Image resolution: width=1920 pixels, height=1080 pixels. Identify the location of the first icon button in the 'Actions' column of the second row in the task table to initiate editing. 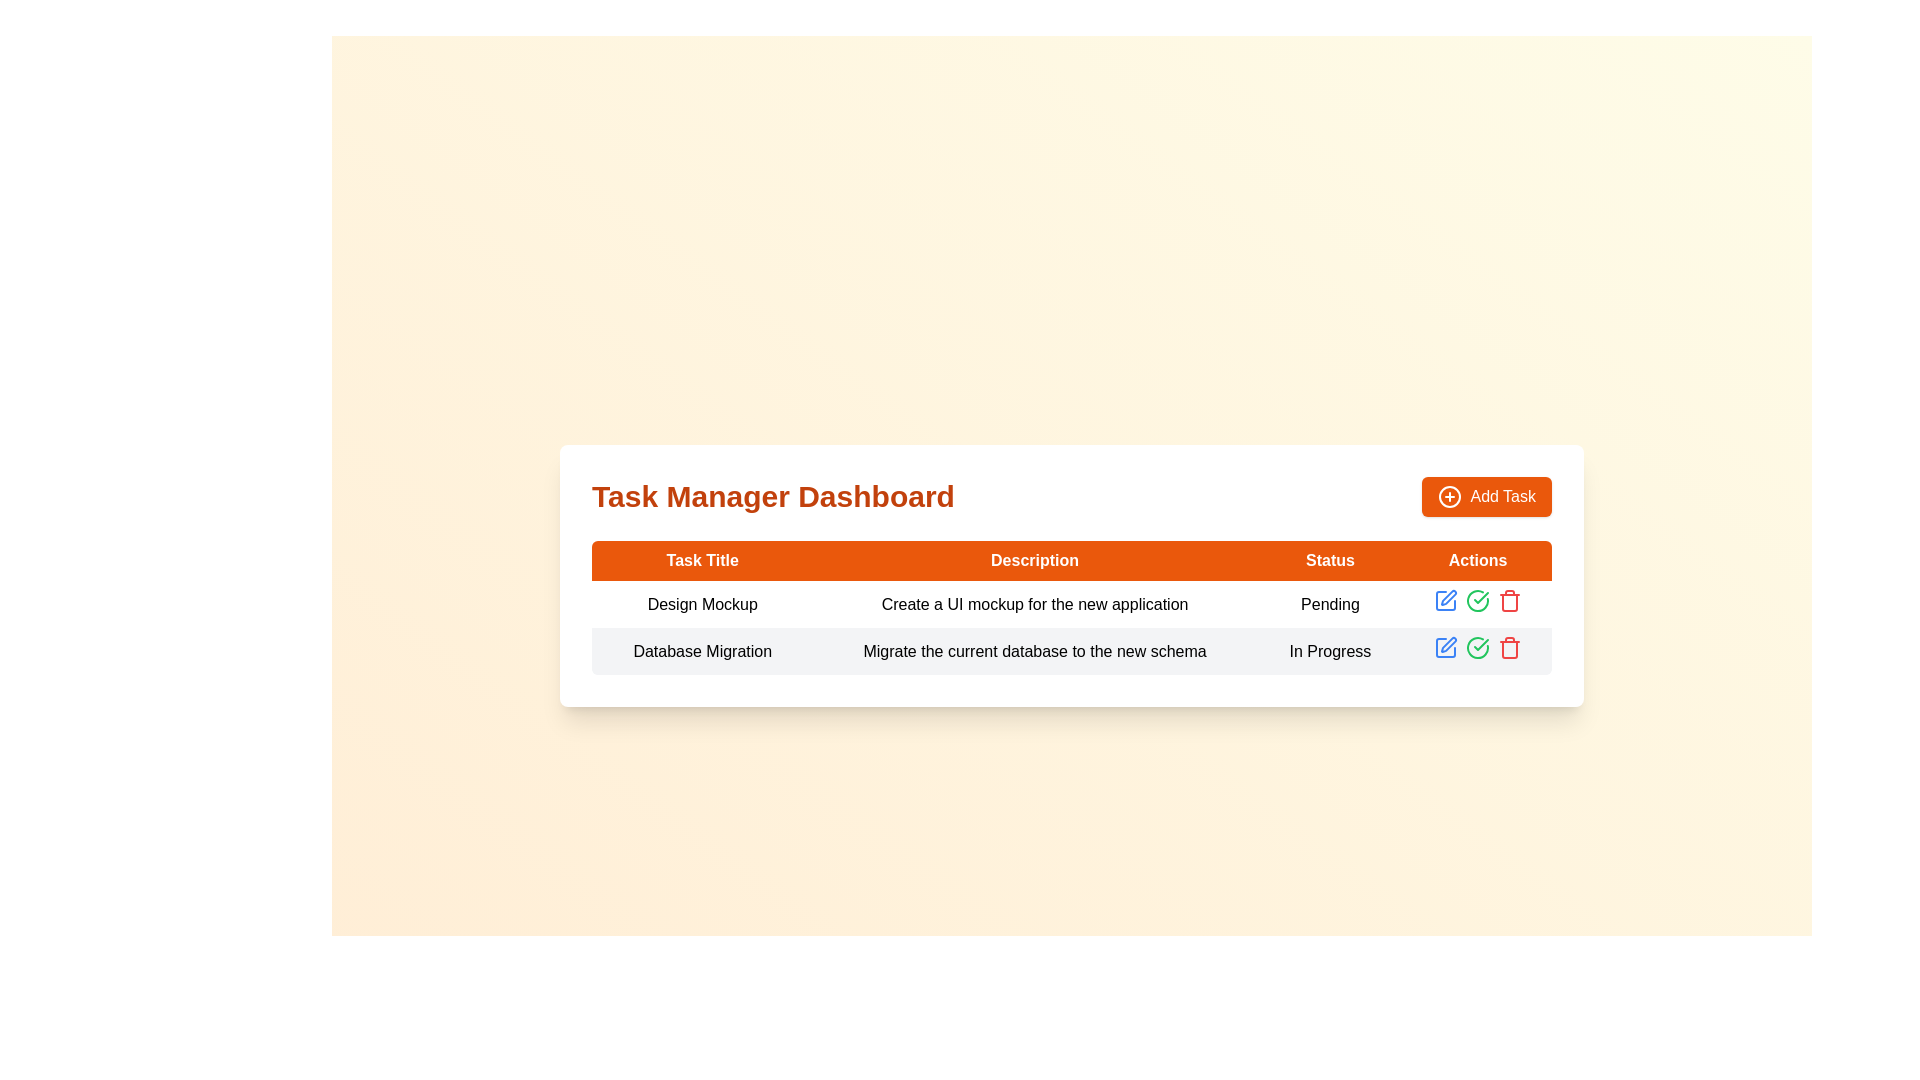
(1446, 648).